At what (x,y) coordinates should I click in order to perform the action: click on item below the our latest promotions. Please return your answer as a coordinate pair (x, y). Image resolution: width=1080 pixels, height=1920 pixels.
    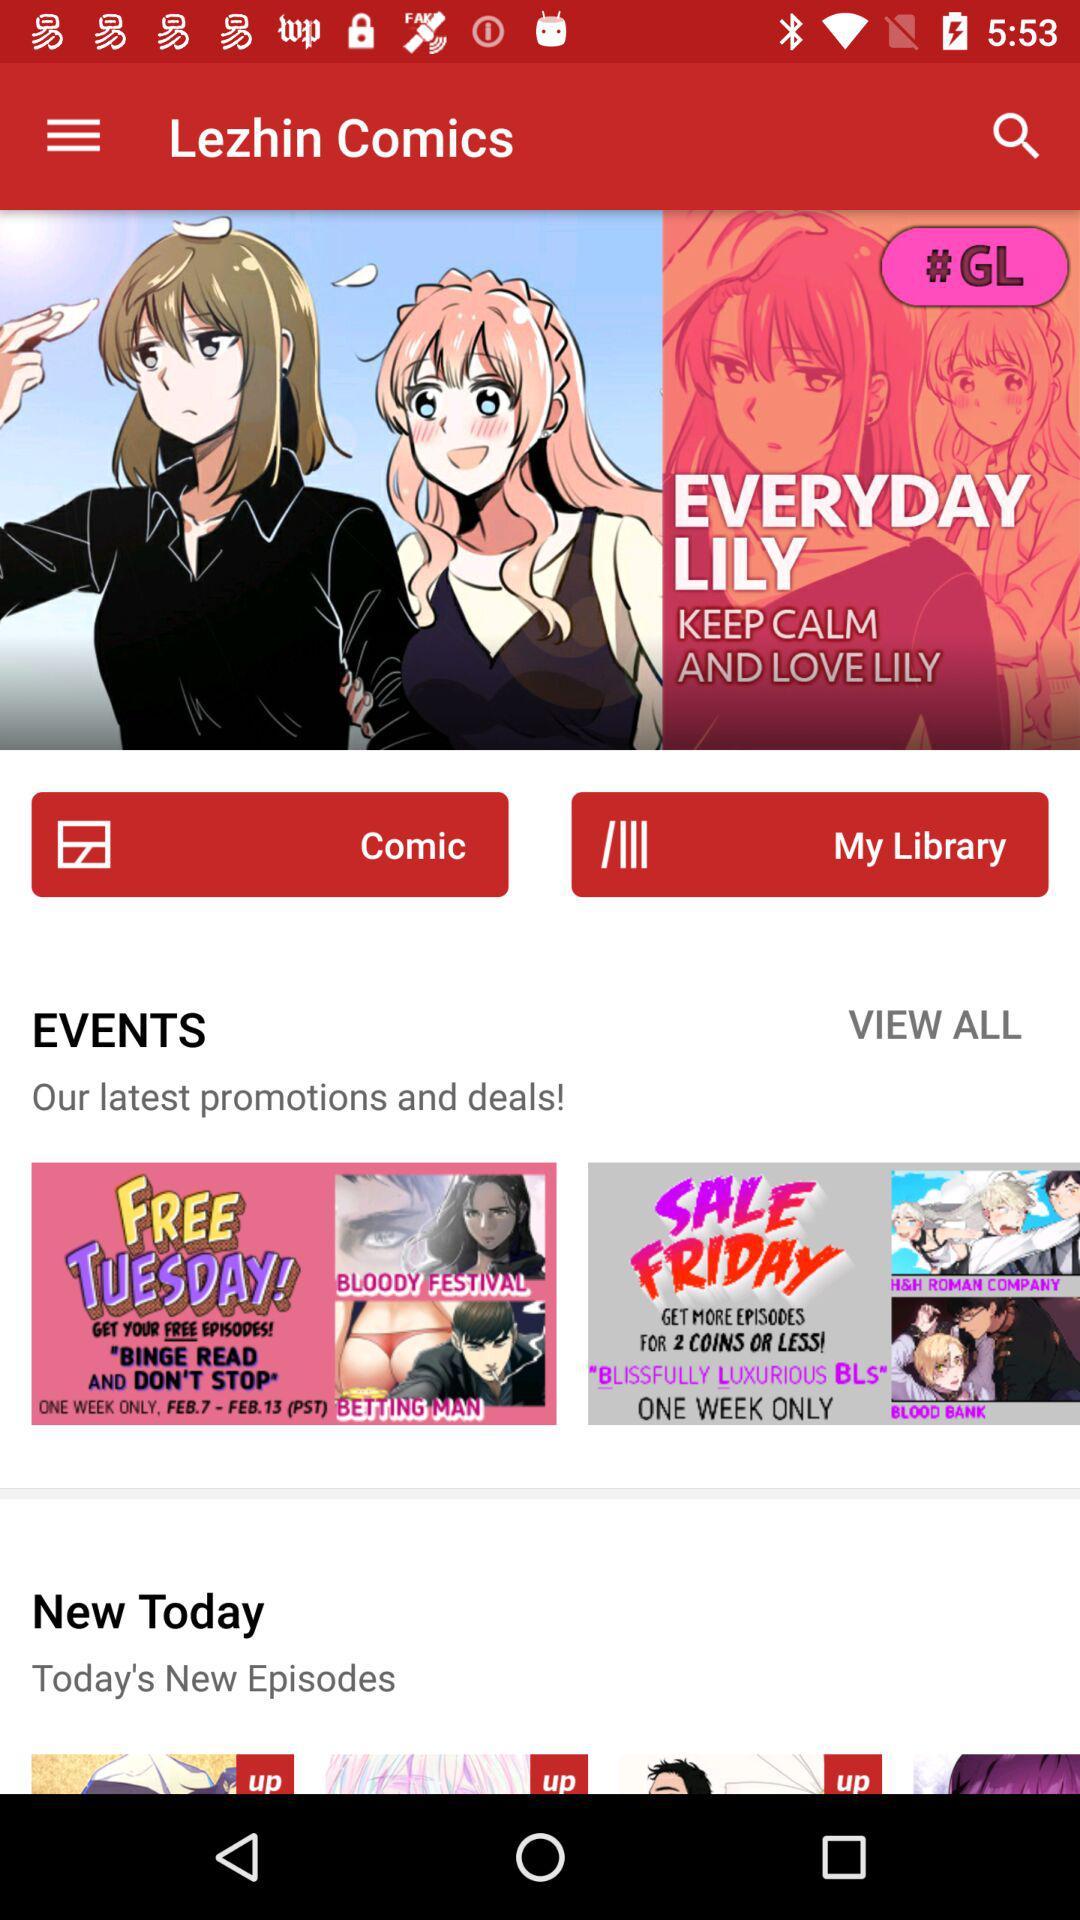
    Looking at the image, I should click on (833, 1293).